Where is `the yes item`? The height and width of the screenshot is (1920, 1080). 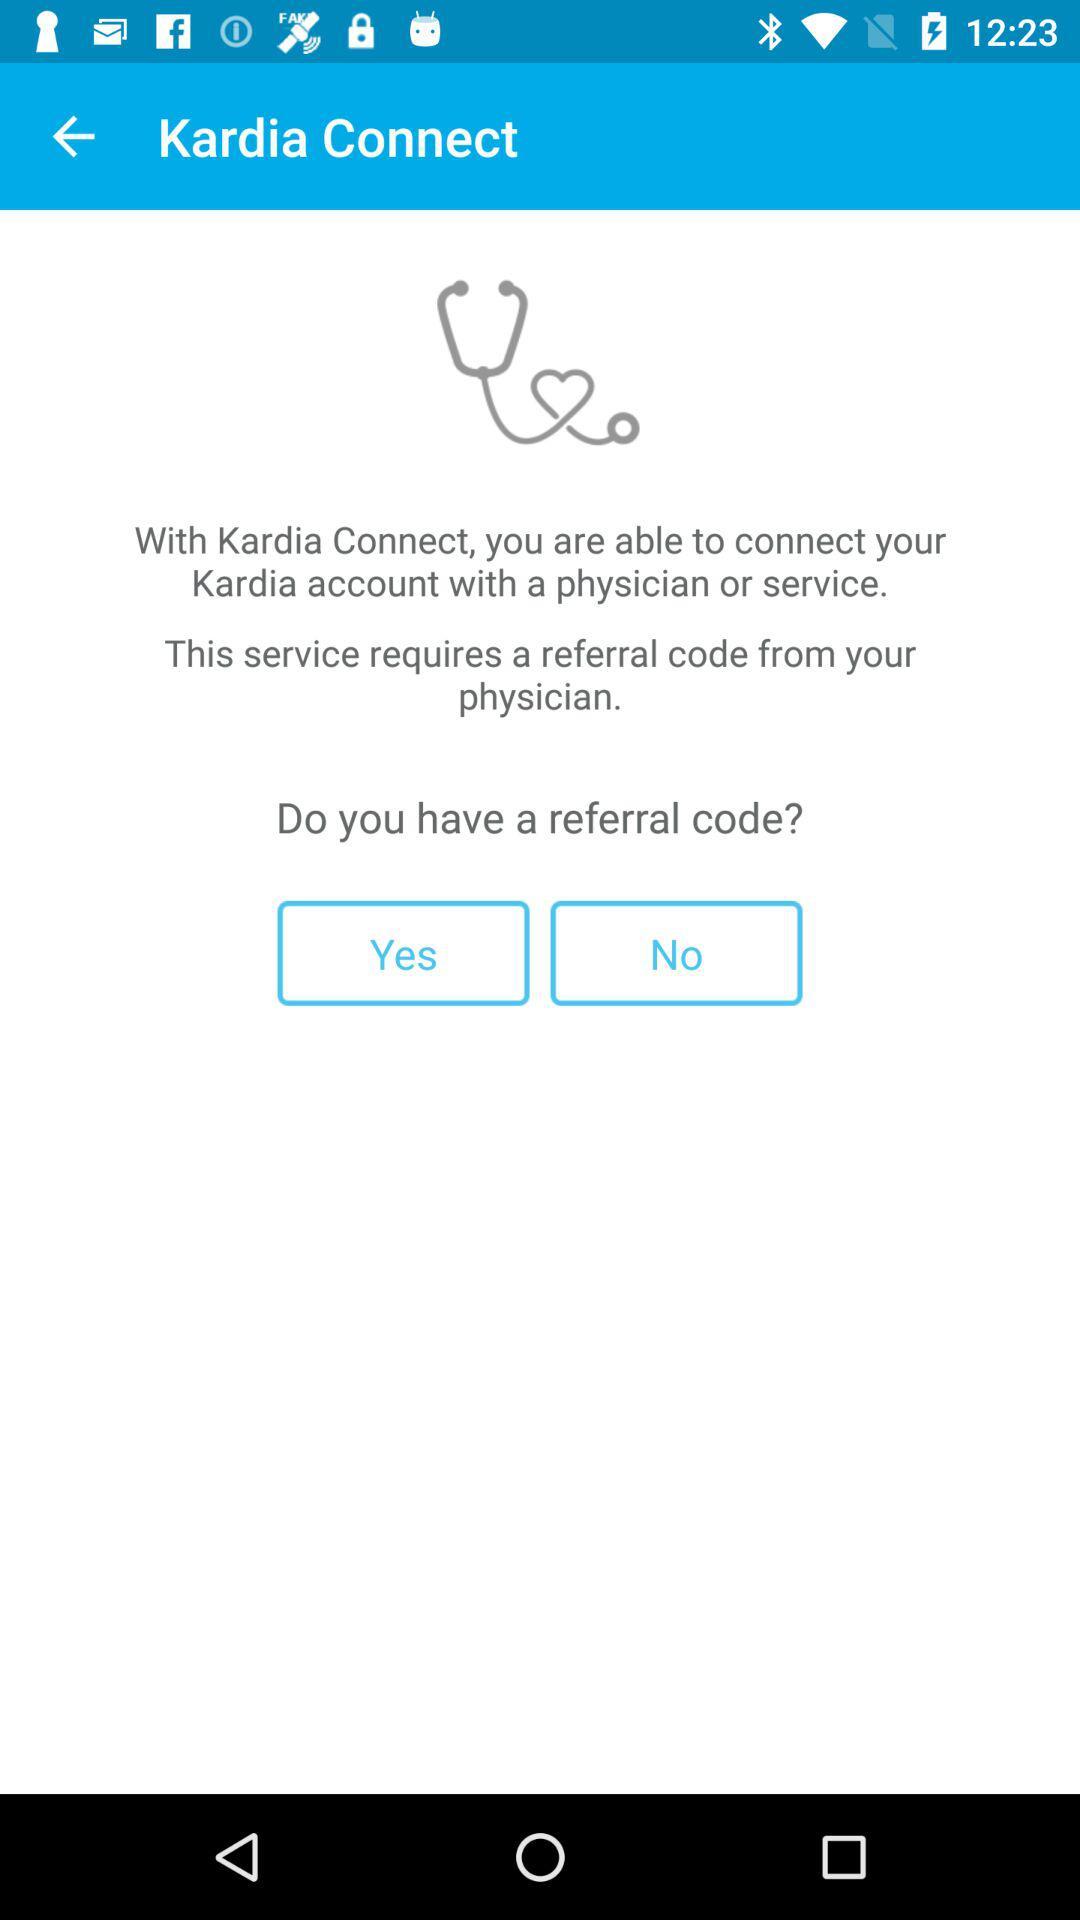
the yes item is located at coordinates (403, 952).